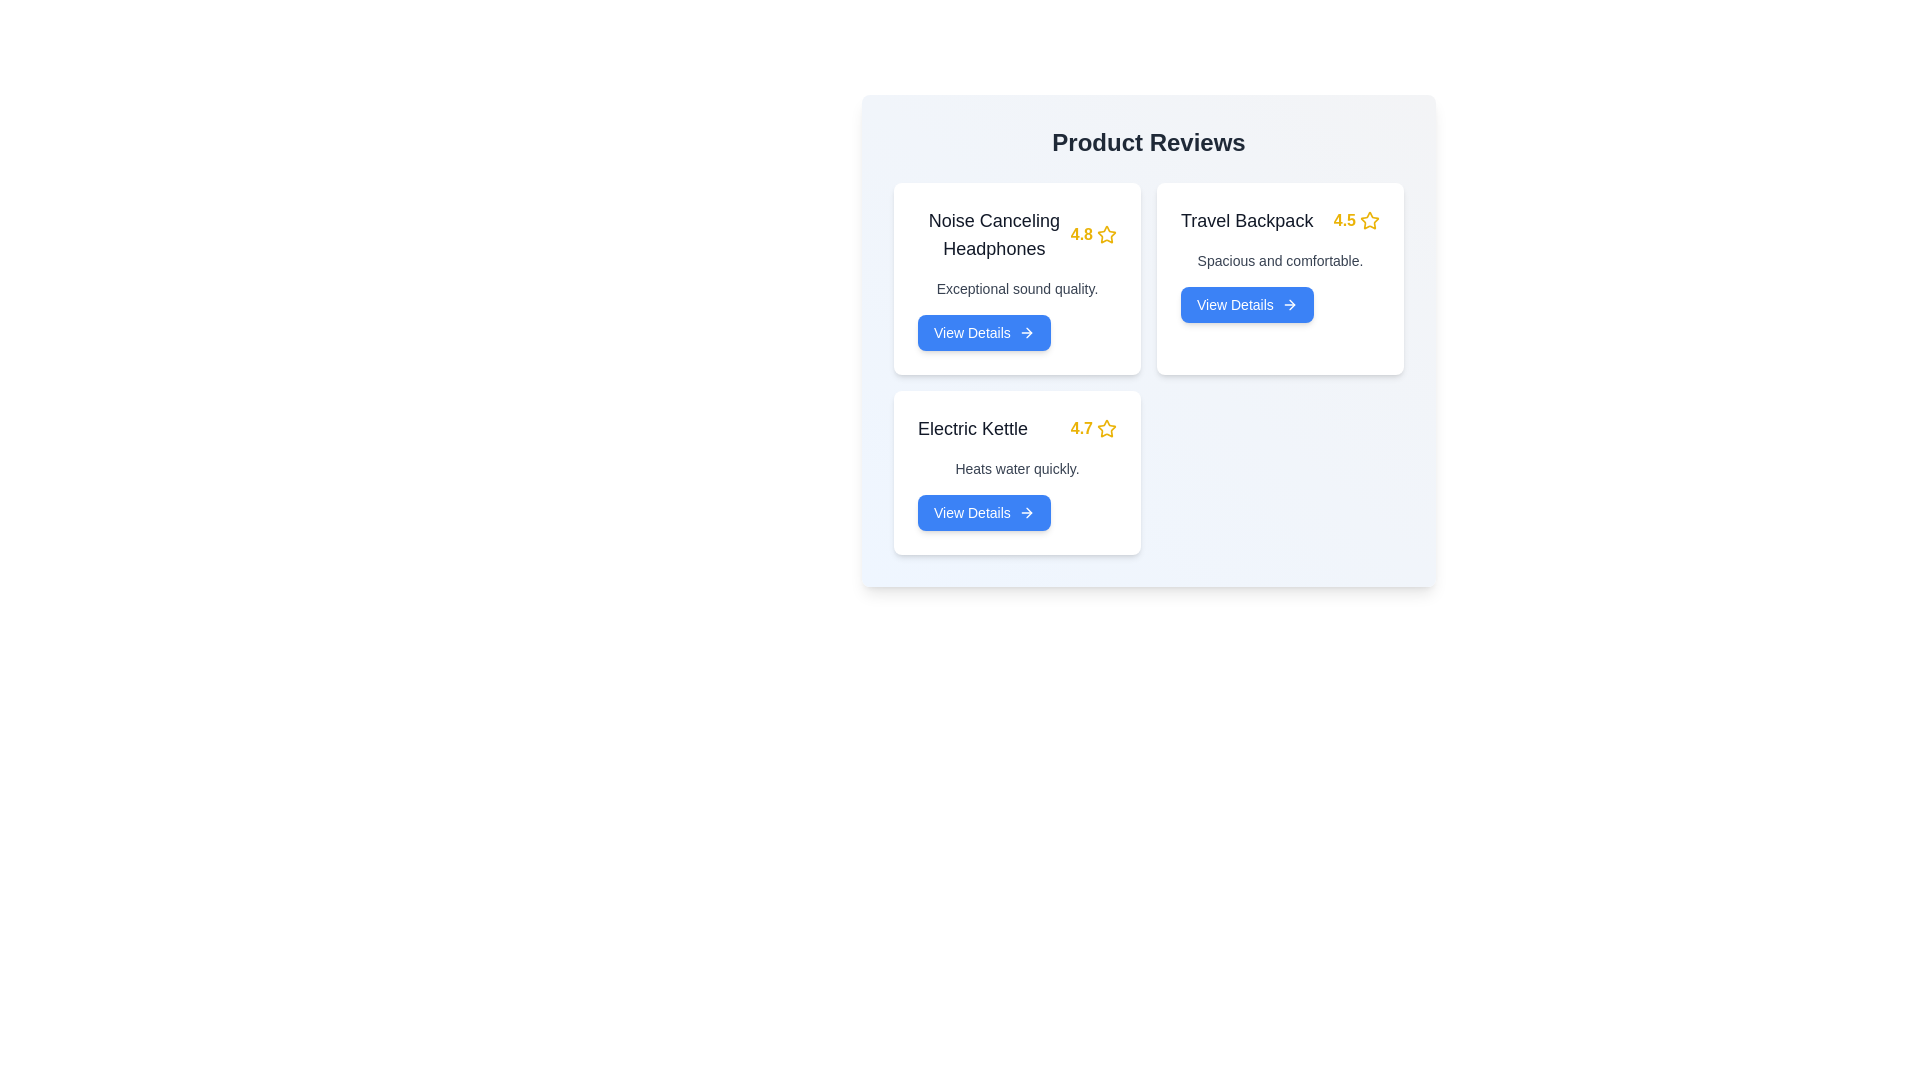 The height and width of the screenshot is (1080, 1920). Describe the element at coordinates (1017, 278) in the screenshot. I see `the product card for Noise Canceling Headphones` at that location.